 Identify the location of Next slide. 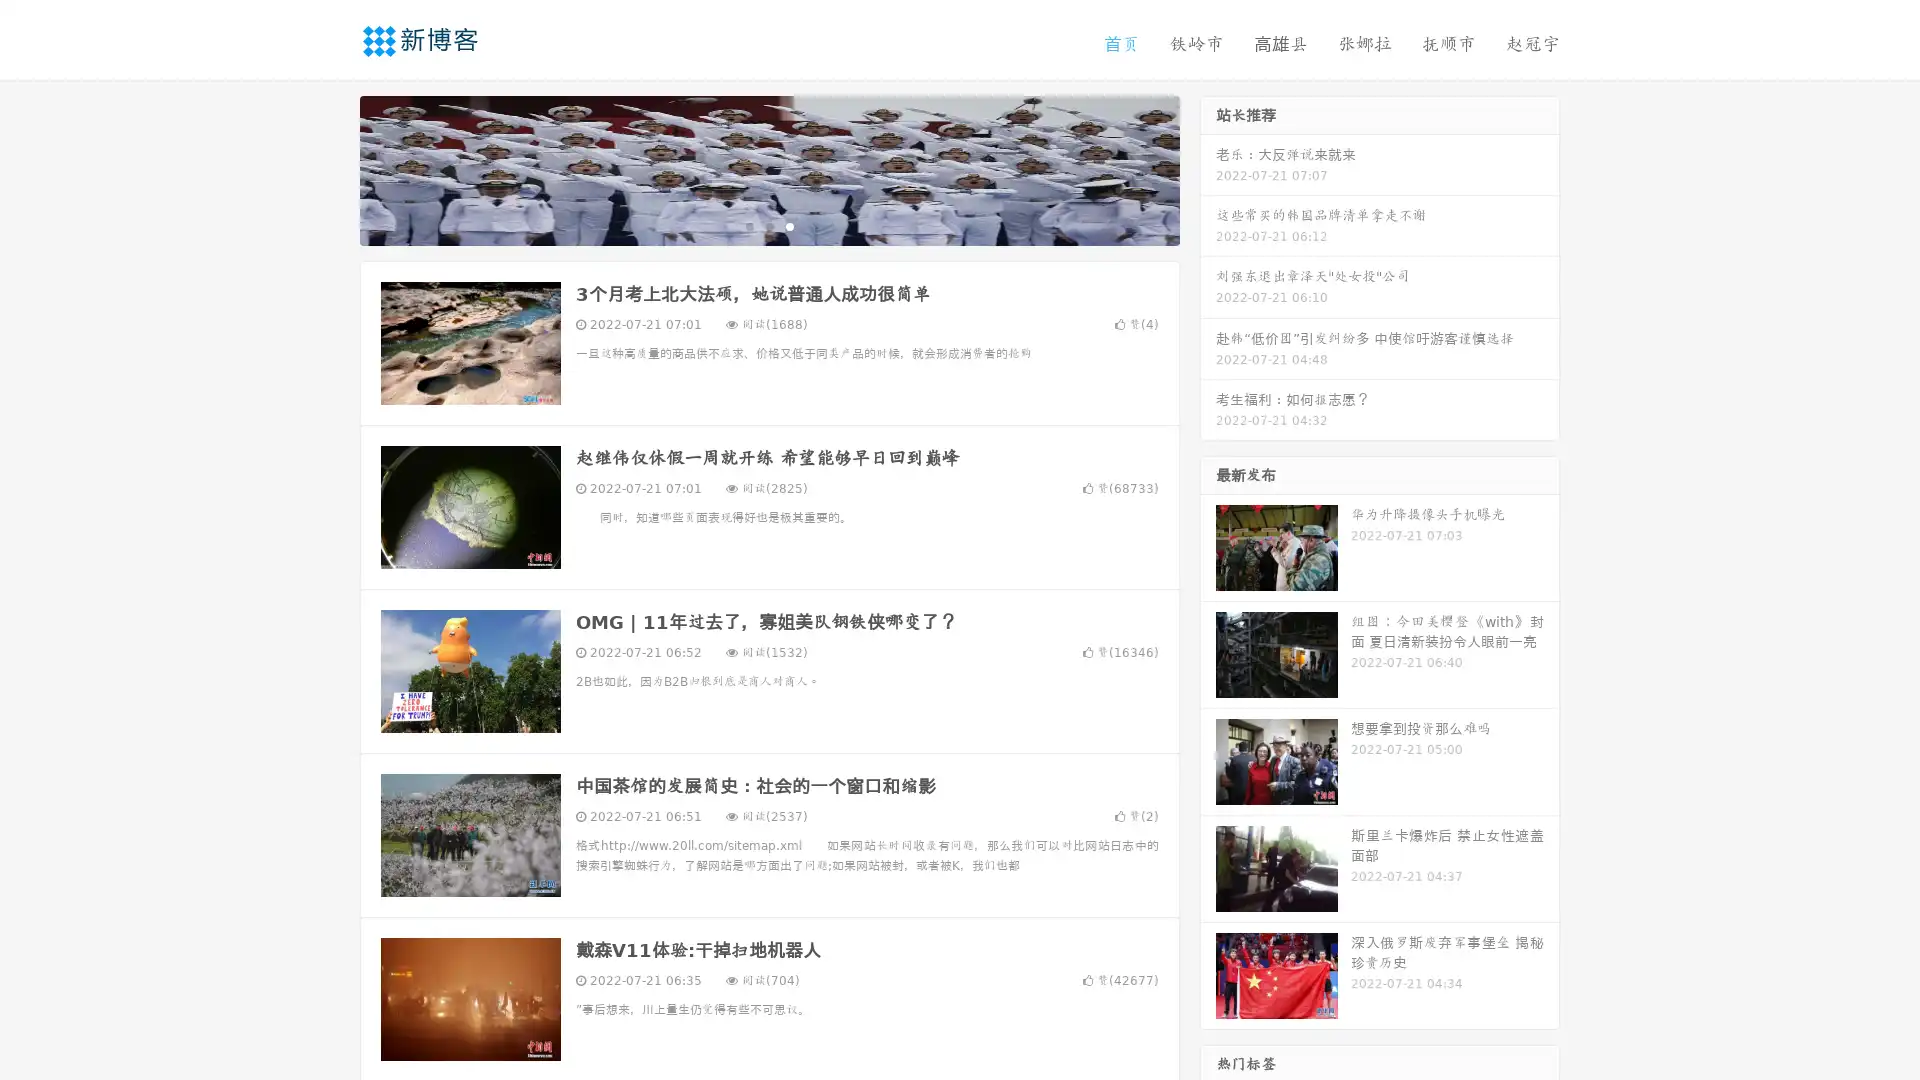
(1208, 168).